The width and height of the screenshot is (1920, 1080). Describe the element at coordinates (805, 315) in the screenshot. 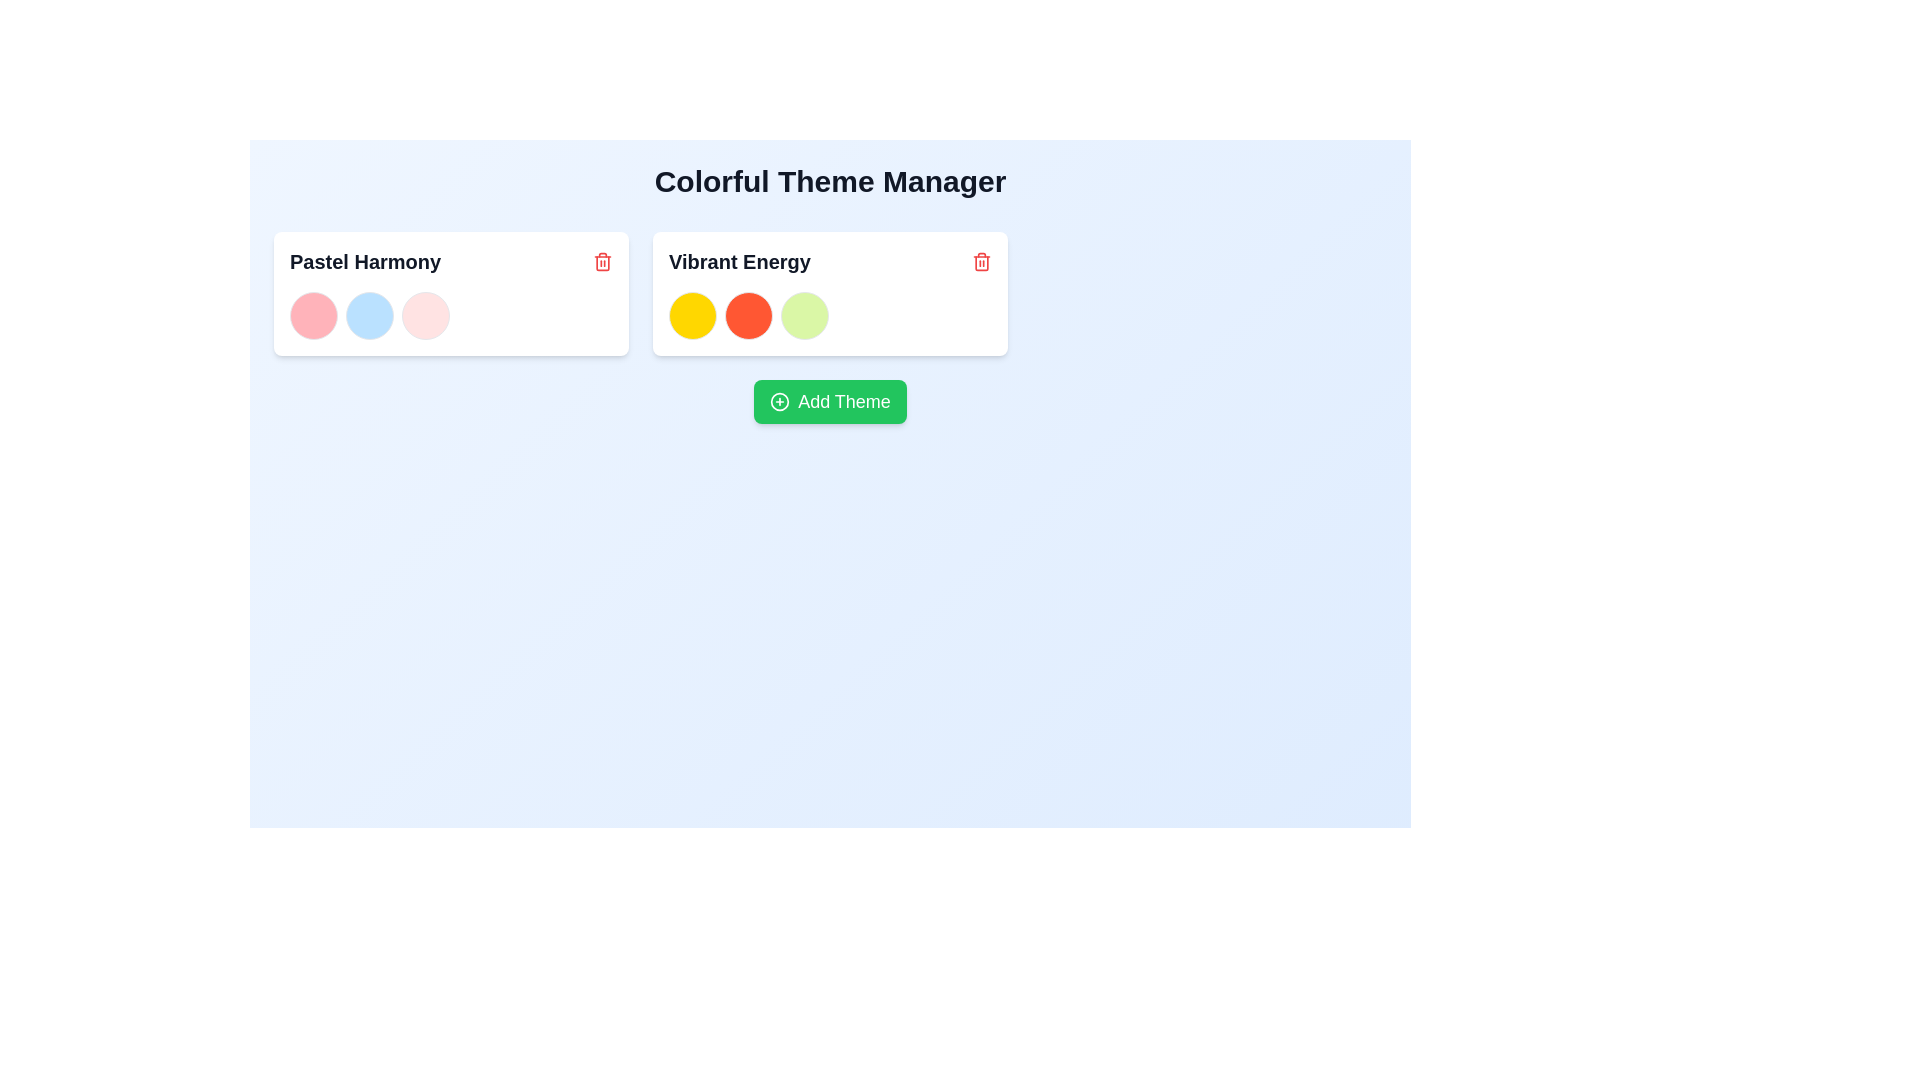

I see `the third circular visual decoration with a lime-green background in the 'Vibrant Energy' card` at that location.